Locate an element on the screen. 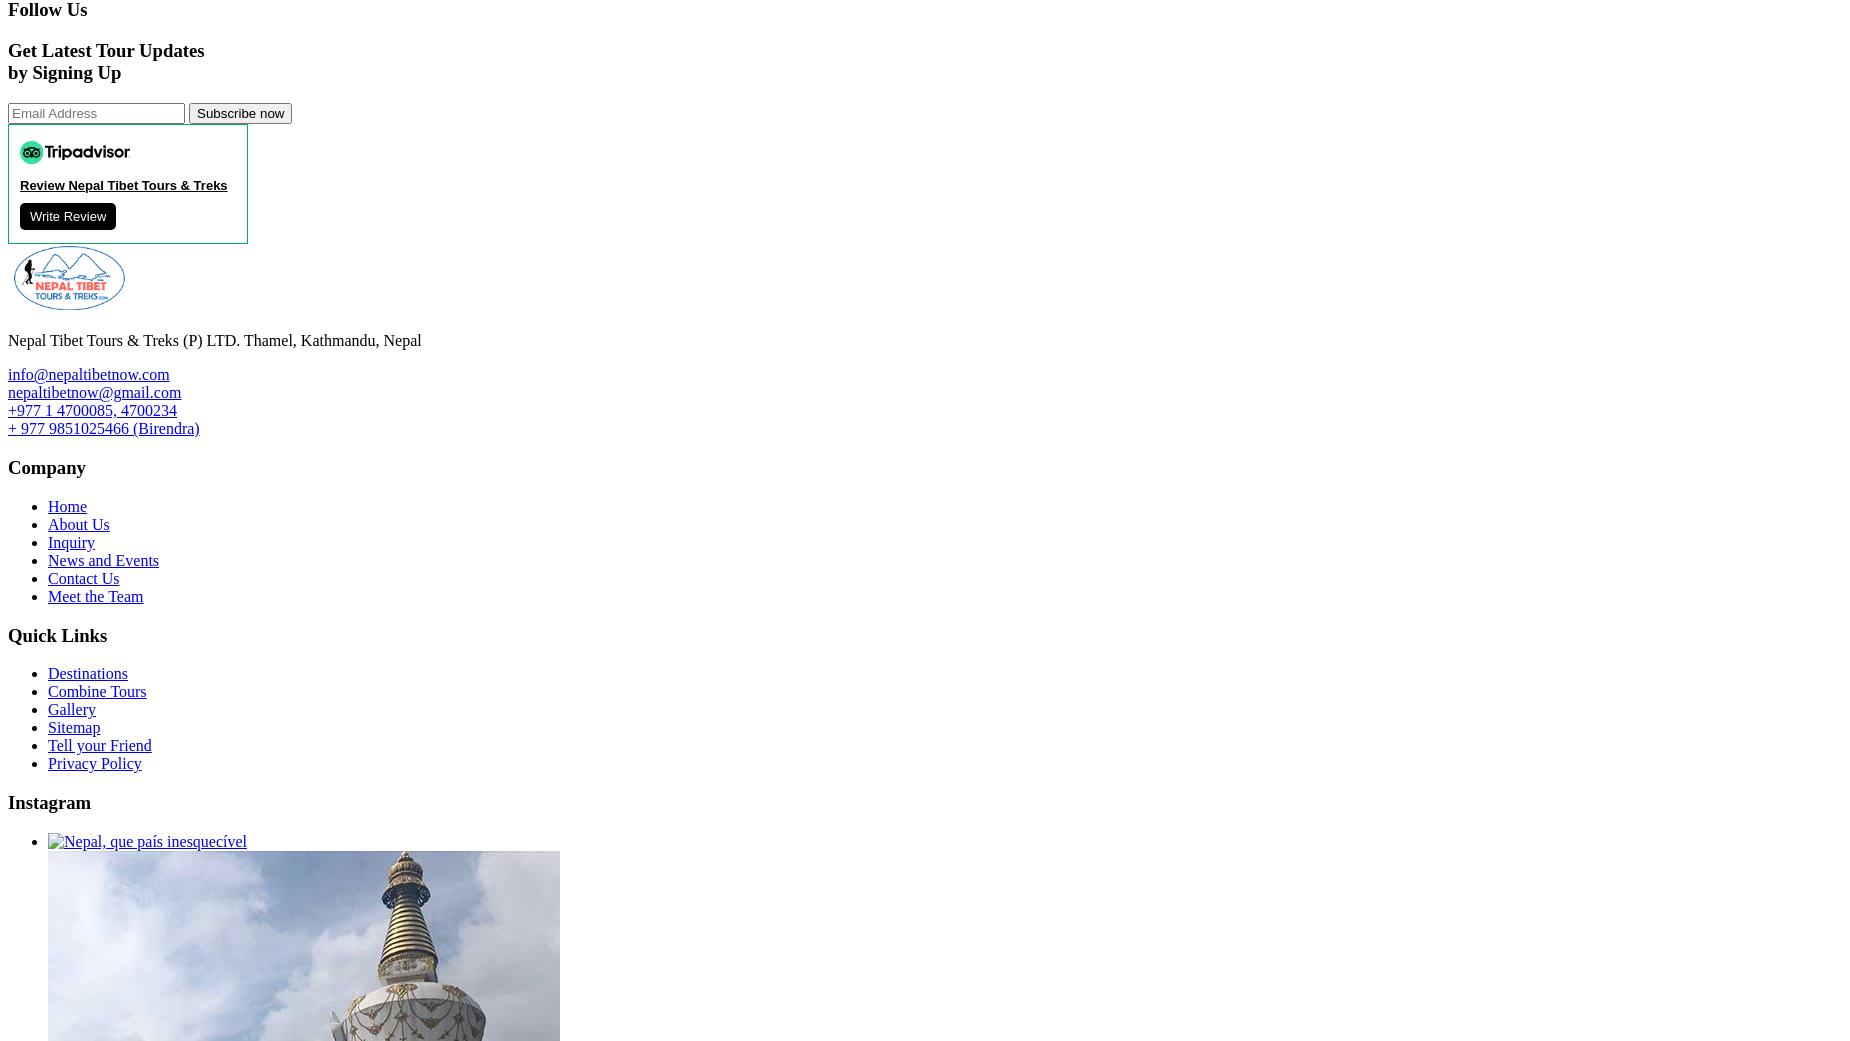 The width and height of the screenshot is (1850, 1041). 'Instagram' is located at coordinates (6, 801).